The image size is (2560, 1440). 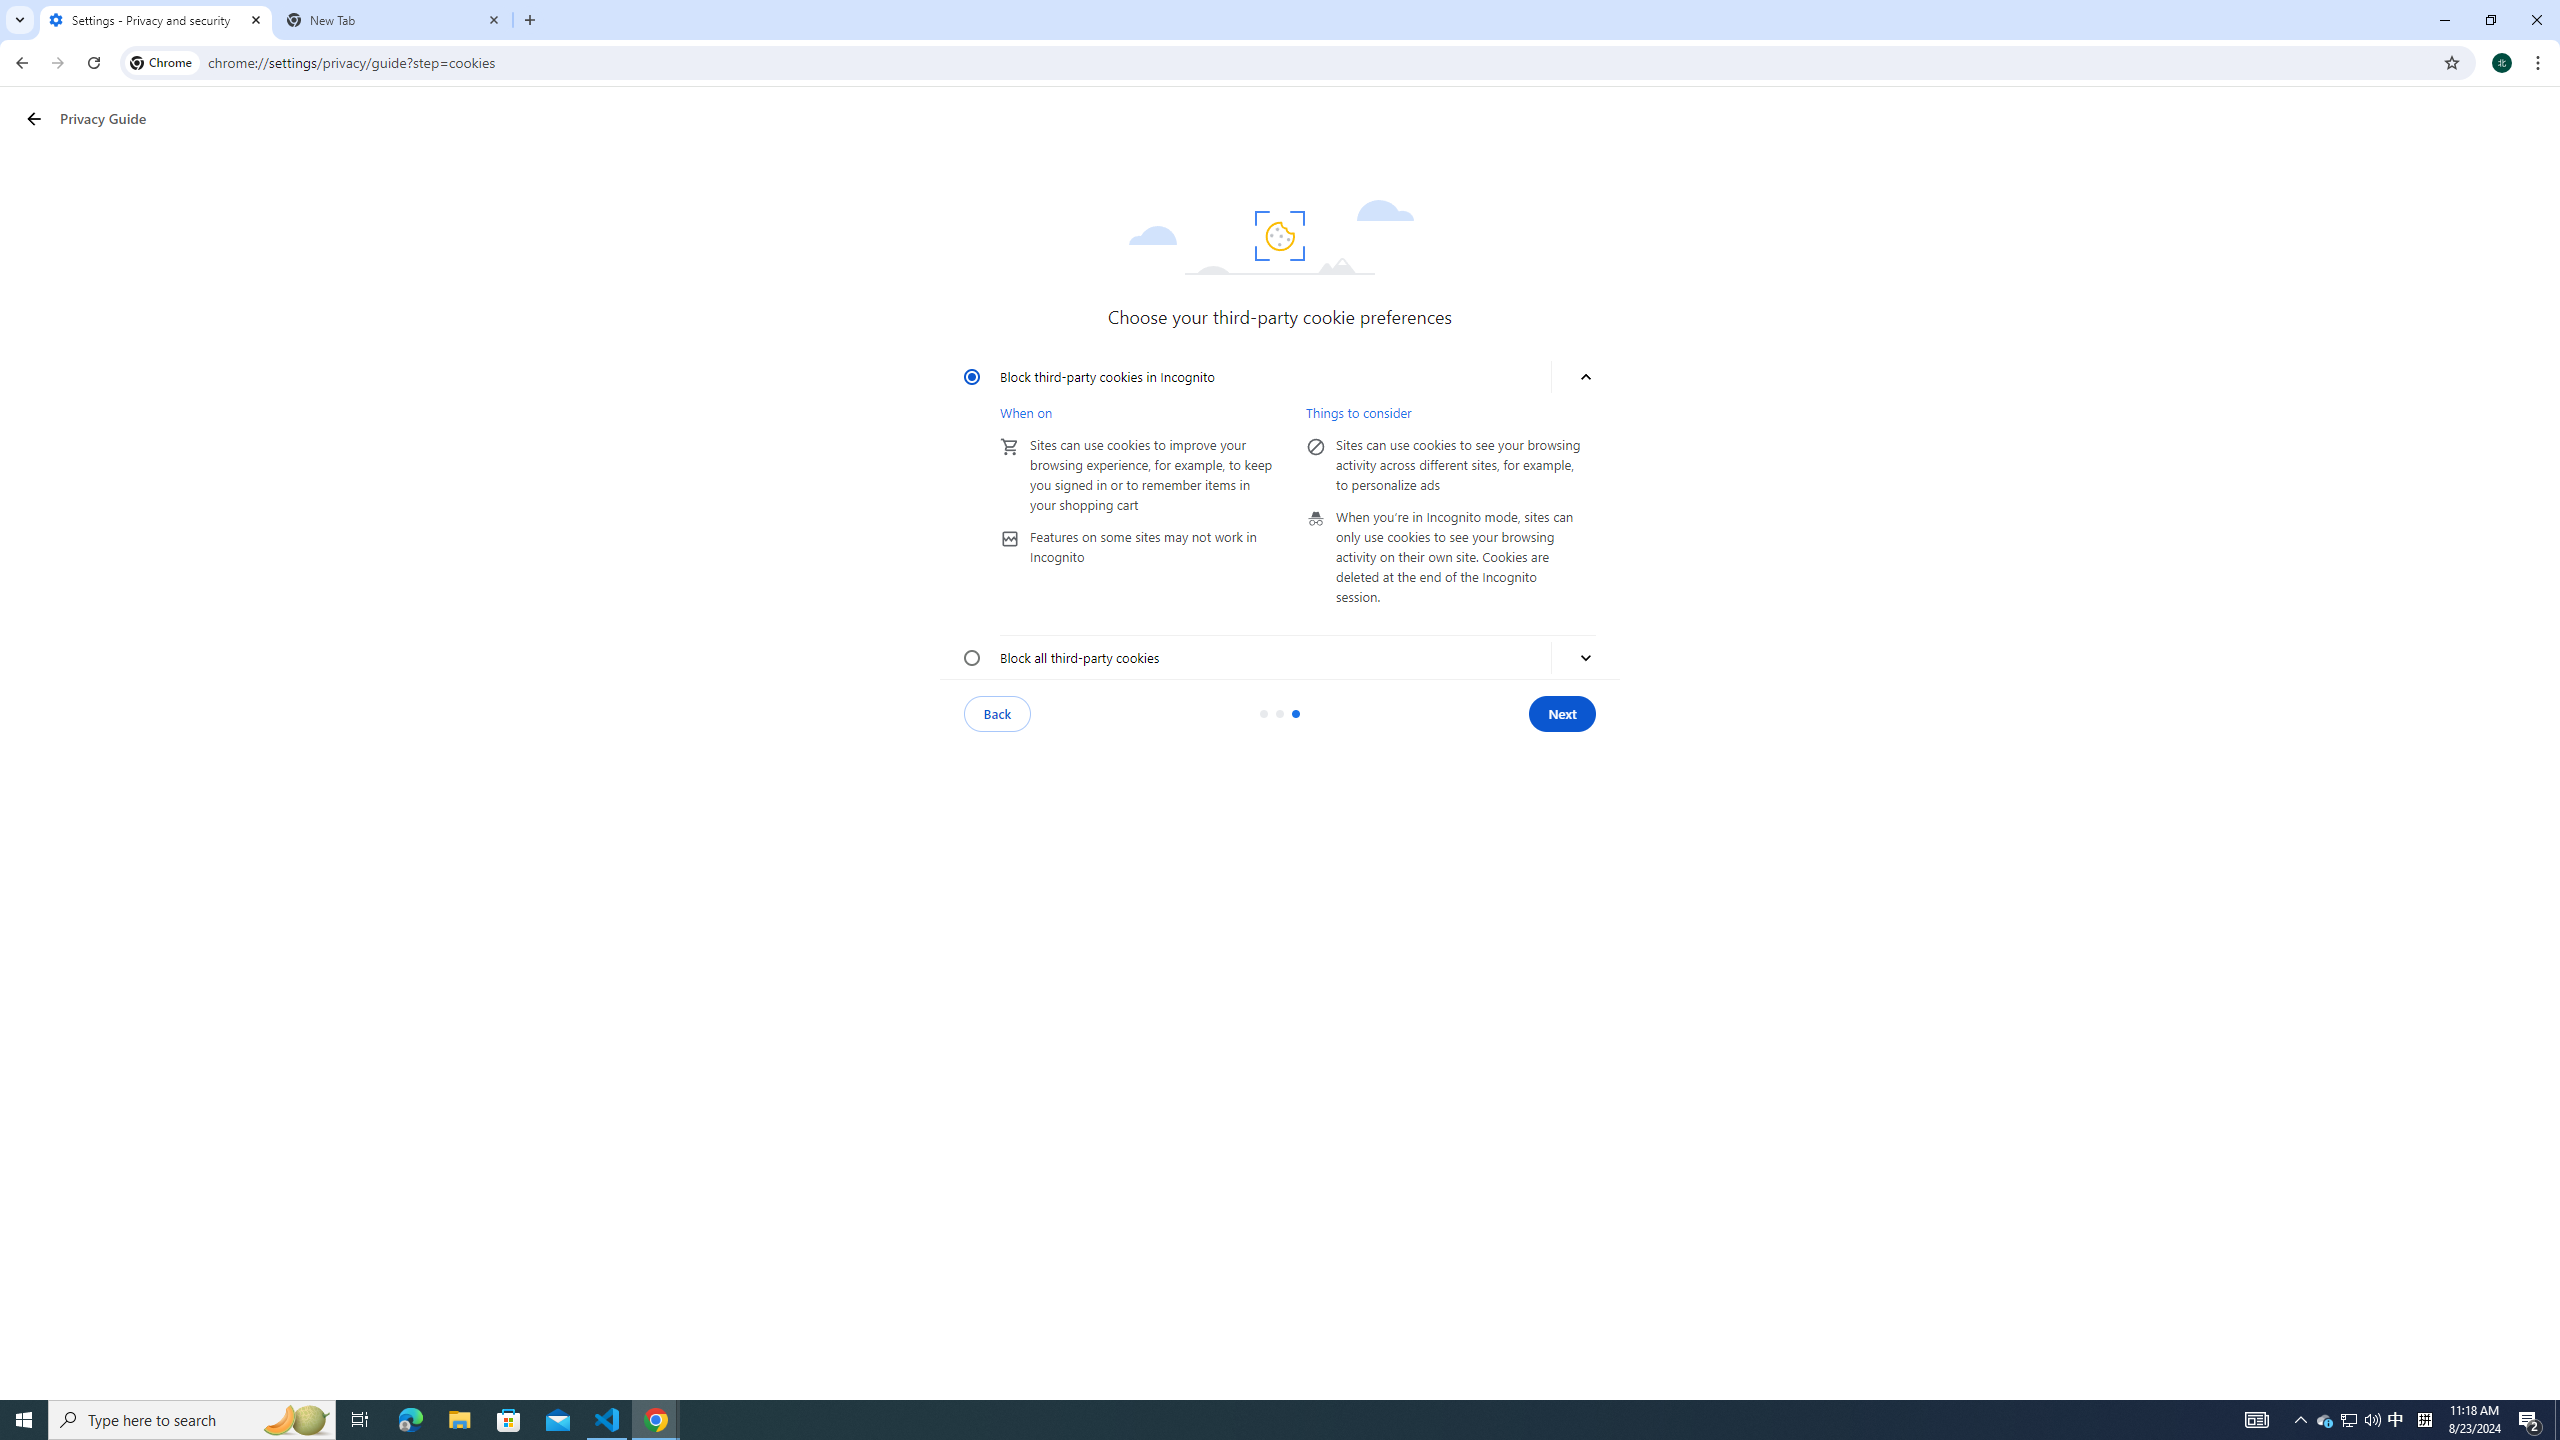 What do you see at coordinates (1585, 658) in the screenshot?
I see `'More about blocking third-party cookies'` at bounding box center [1585, 658].